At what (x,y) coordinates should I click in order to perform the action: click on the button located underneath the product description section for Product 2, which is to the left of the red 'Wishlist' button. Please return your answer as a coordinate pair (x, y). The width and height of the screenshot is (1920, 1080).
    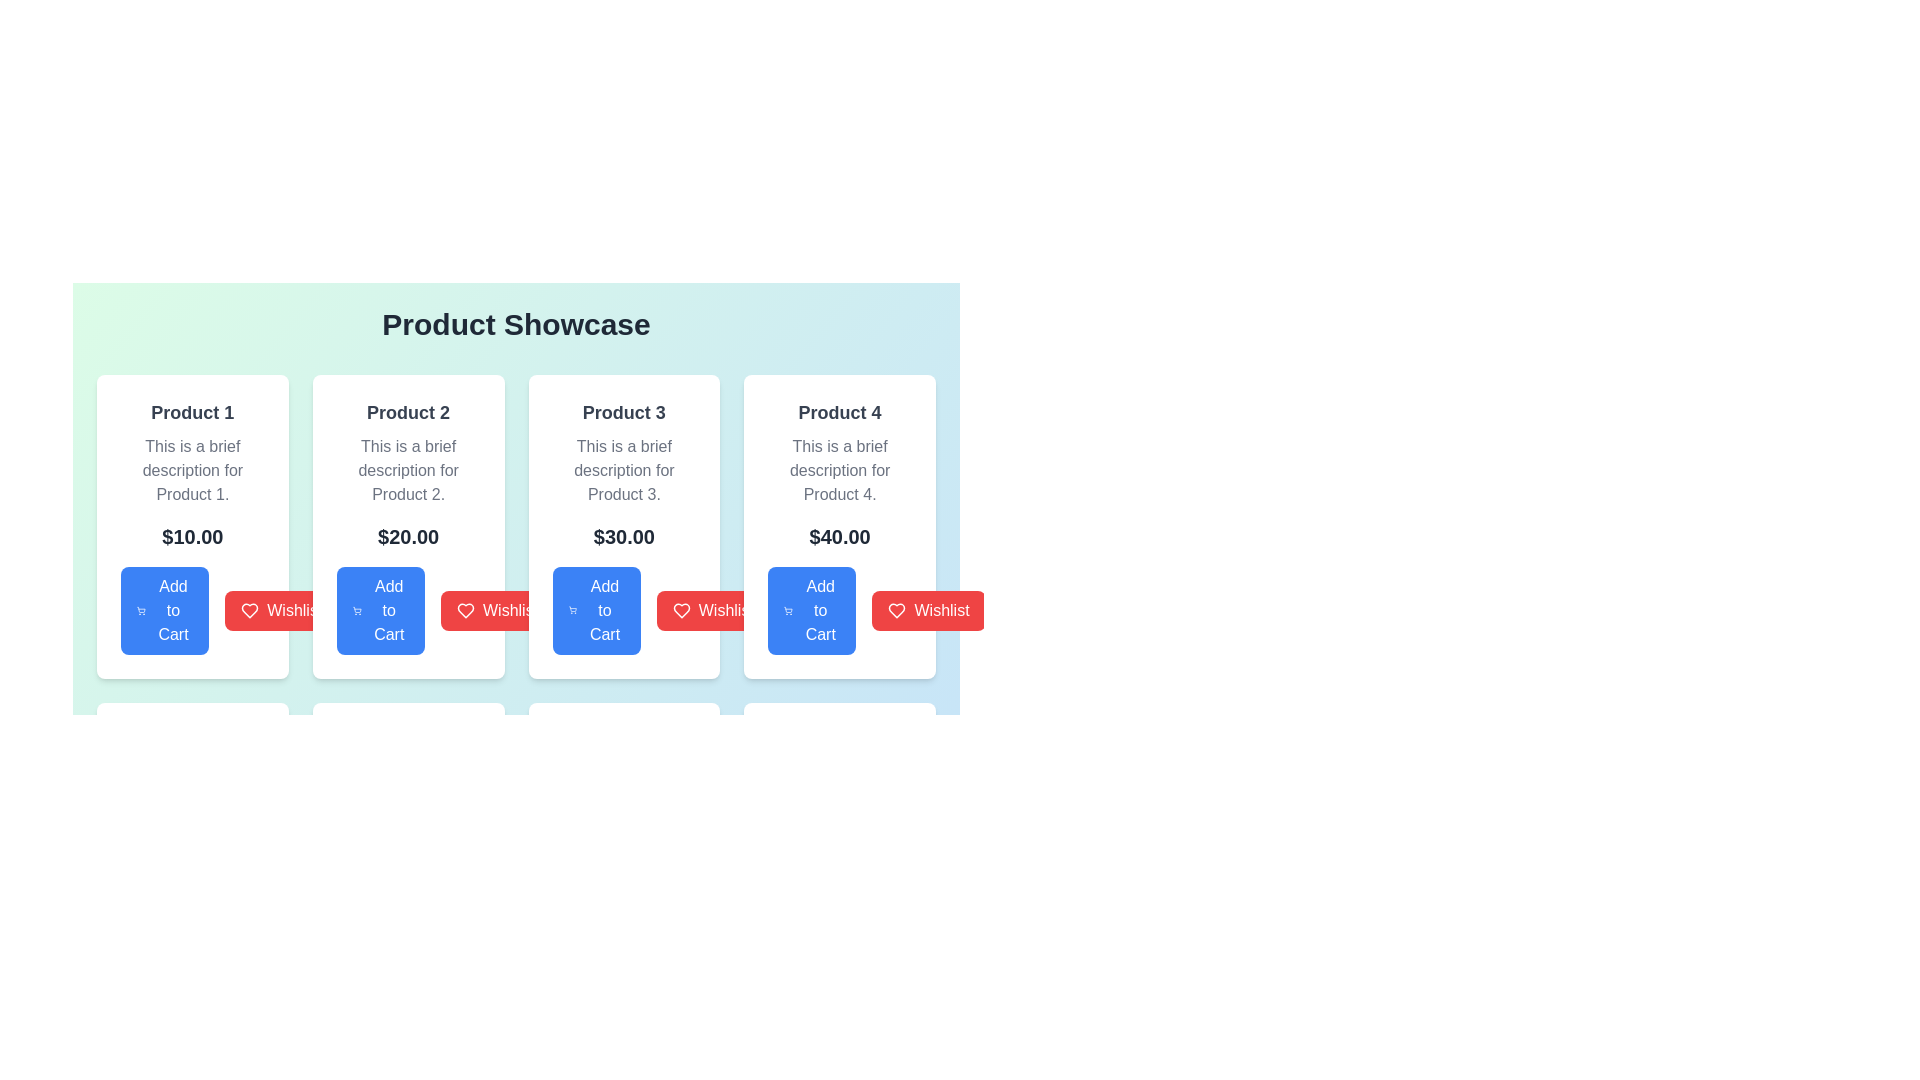
    Looking at the image, I should click on (380, 609).